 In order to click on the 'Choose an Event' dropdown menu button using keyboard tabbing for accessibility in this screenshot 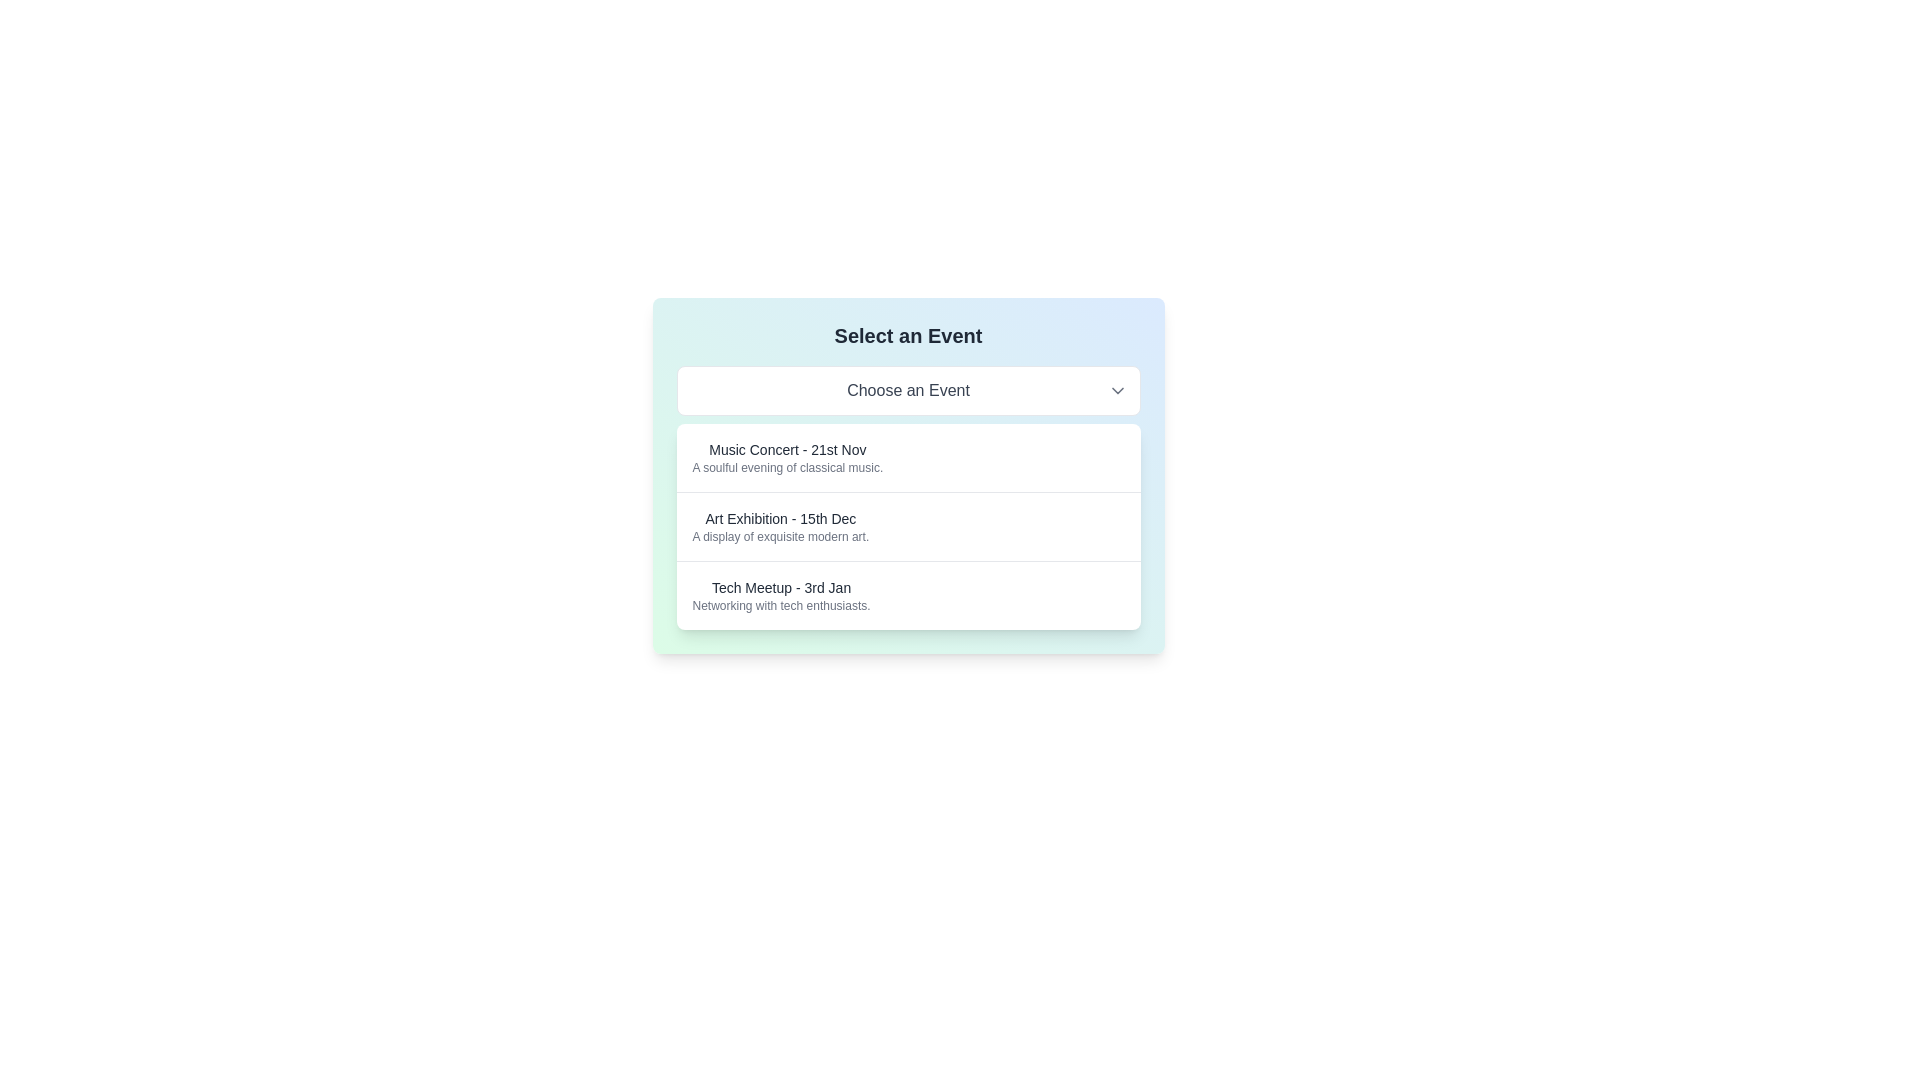, I will do `click(907, 390)`.